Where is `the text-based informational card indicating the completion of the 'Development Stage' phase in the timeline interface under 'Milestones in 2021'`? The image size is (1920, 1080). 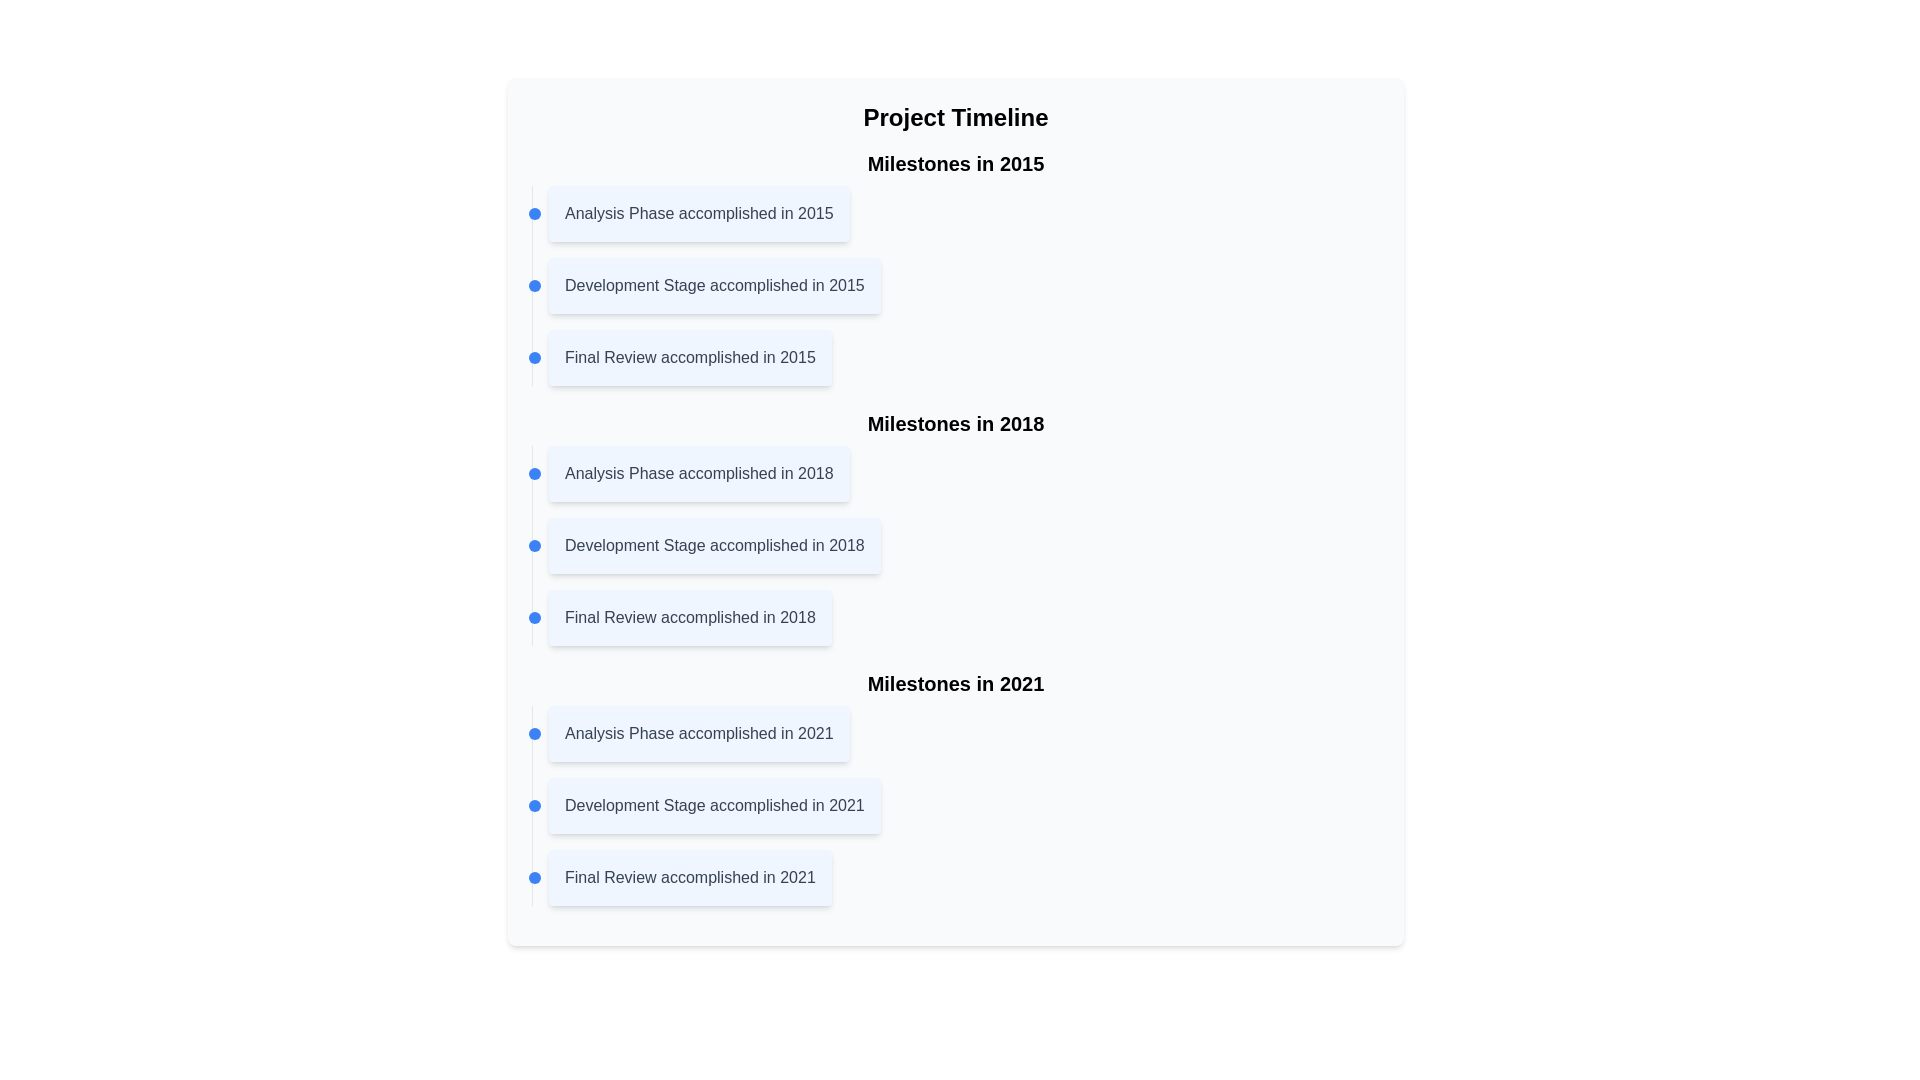
the text-based informational card indicating the completion of the 'Development Stage' phase in the timeline interface under 'Milestones in 2021' is located at coordinates (714, 805).